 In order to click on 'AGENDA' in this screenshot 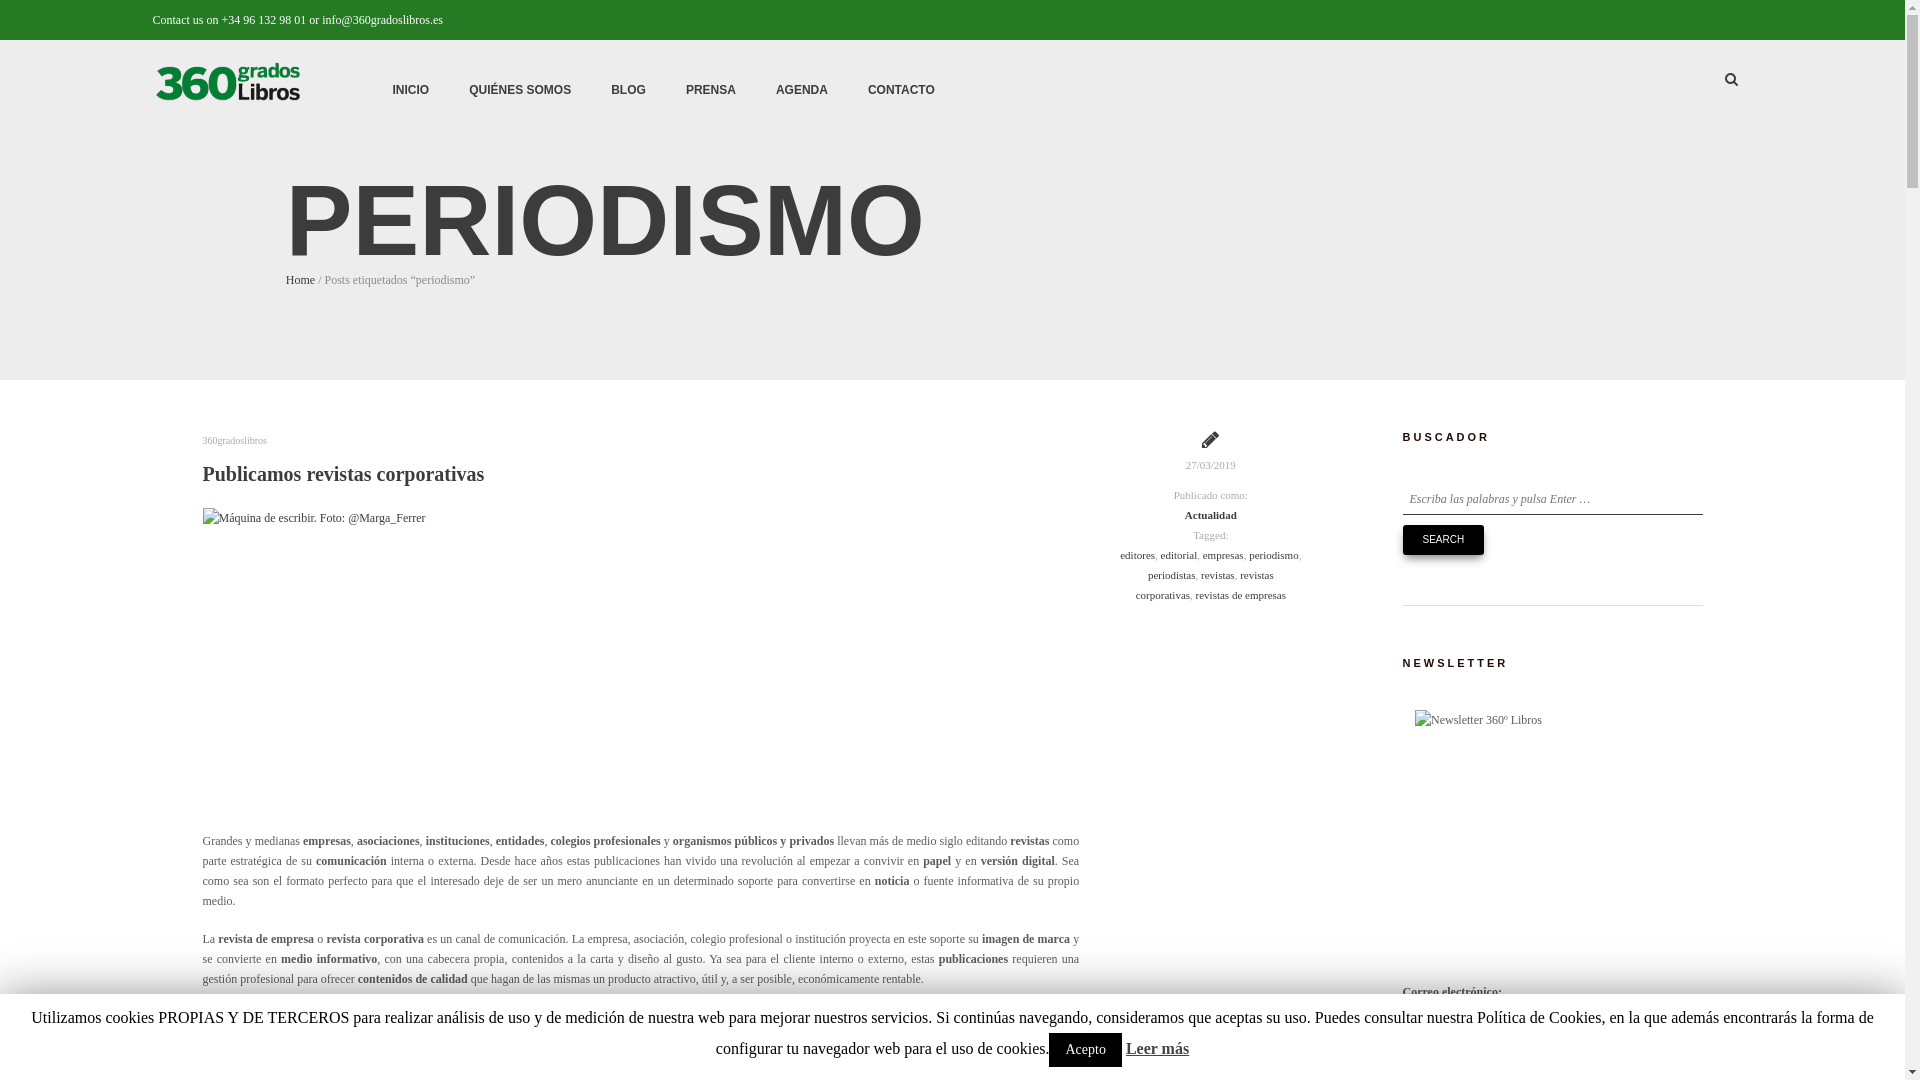, I will do `click(801, 88)`.